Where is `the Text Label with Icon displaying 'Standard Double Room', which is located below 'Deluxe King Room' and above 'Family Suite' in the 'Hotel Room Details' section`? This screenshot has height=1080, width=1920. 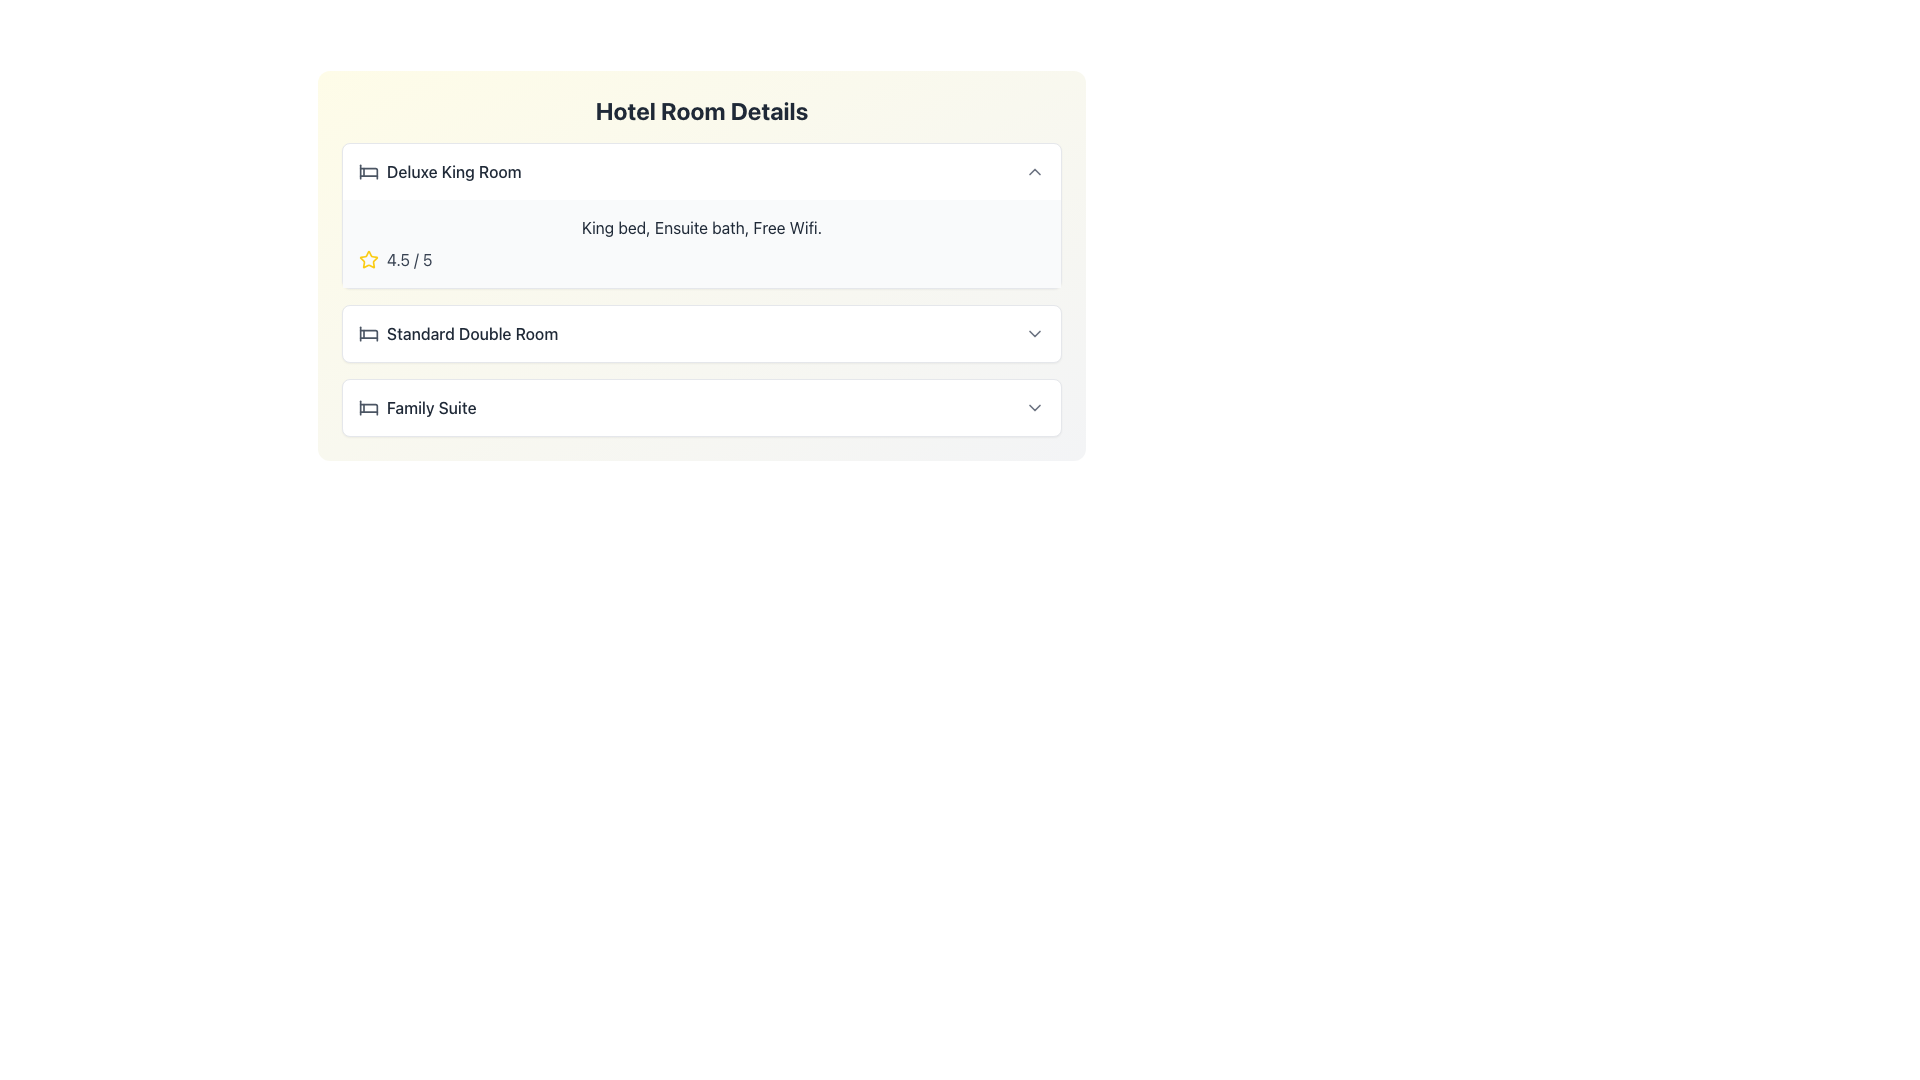
the Text Label with Icon displaying 'Standard Double Room', which is located below 'Deluxe King Room' and above 'Family Suite' in the 'Hotel Room Details' section is located at coordinates (457, 333).